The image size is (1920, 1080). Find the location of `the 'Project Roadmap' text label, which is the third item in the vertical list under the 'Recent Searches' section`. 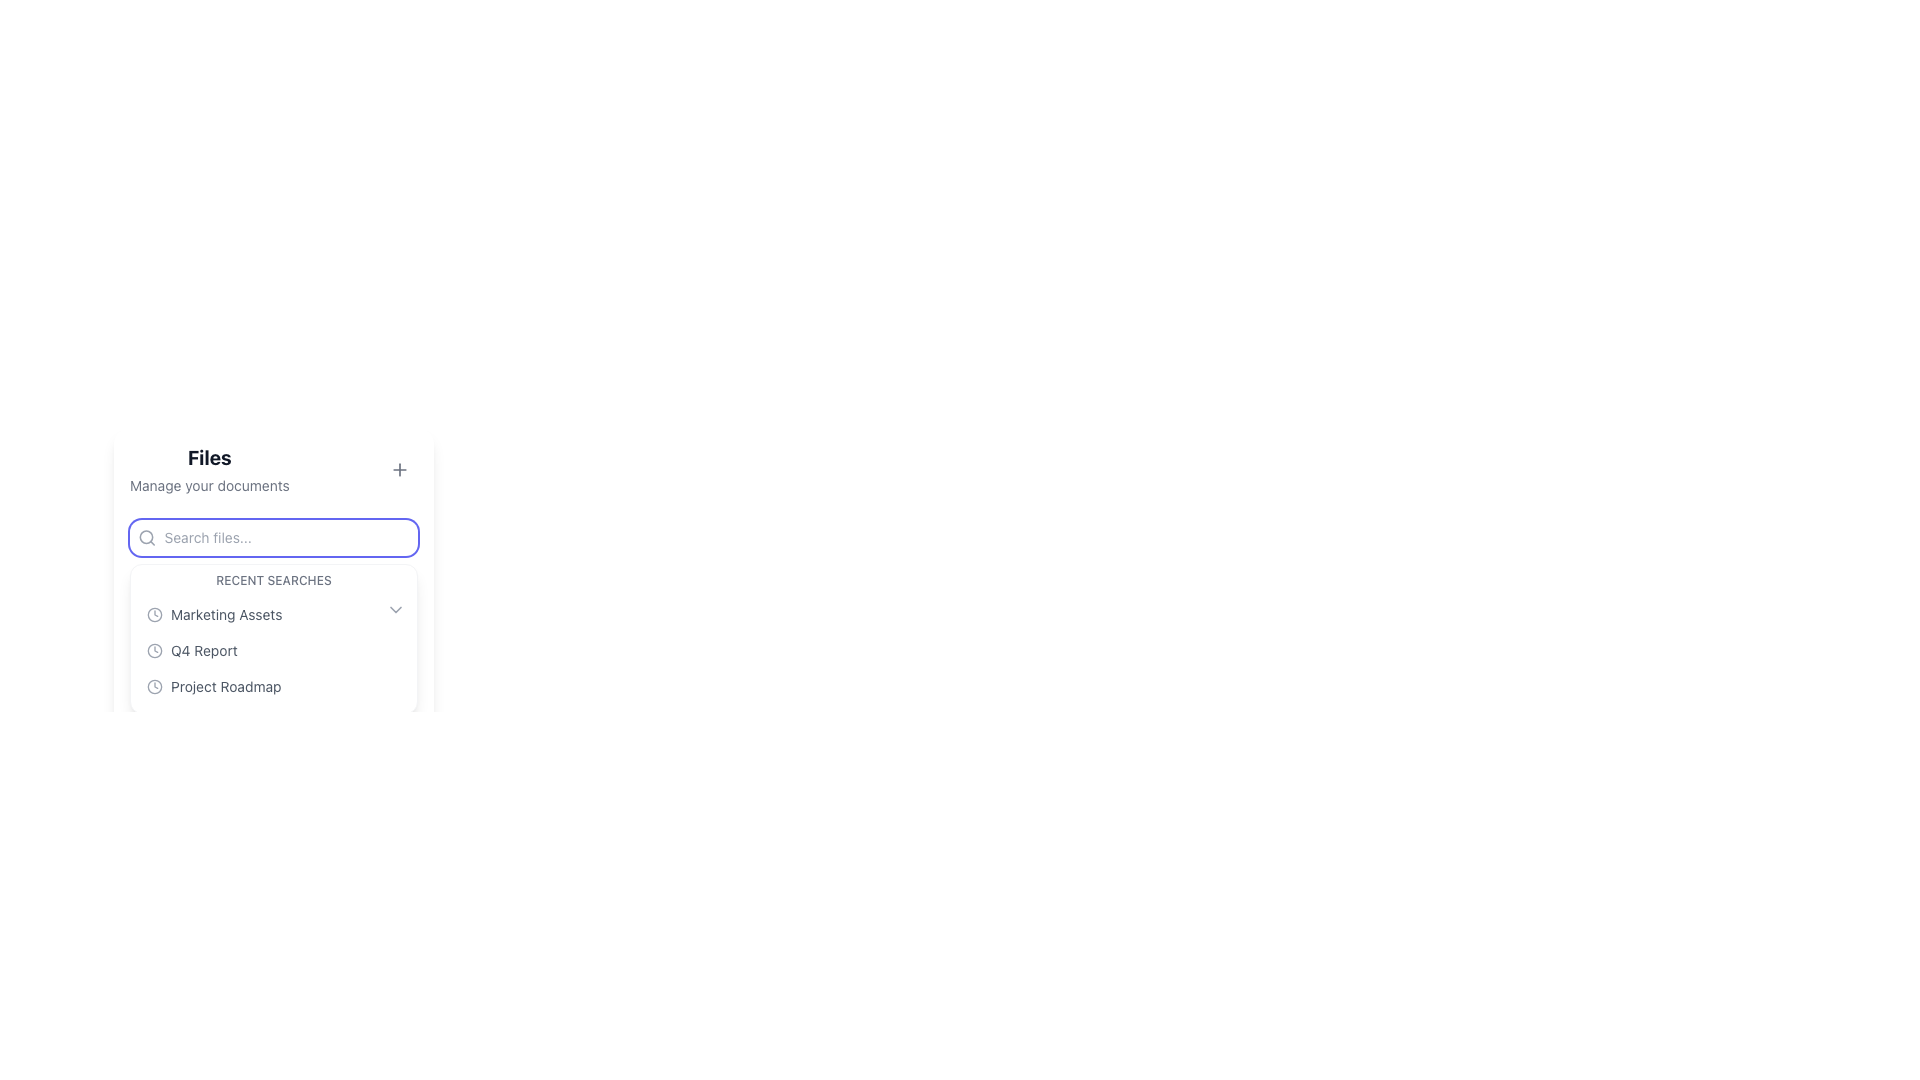

the 'Project Roadmap' text label, which is the third item in the vertical list under the 'Recent Searches' section is located at coordinates (226, 685).